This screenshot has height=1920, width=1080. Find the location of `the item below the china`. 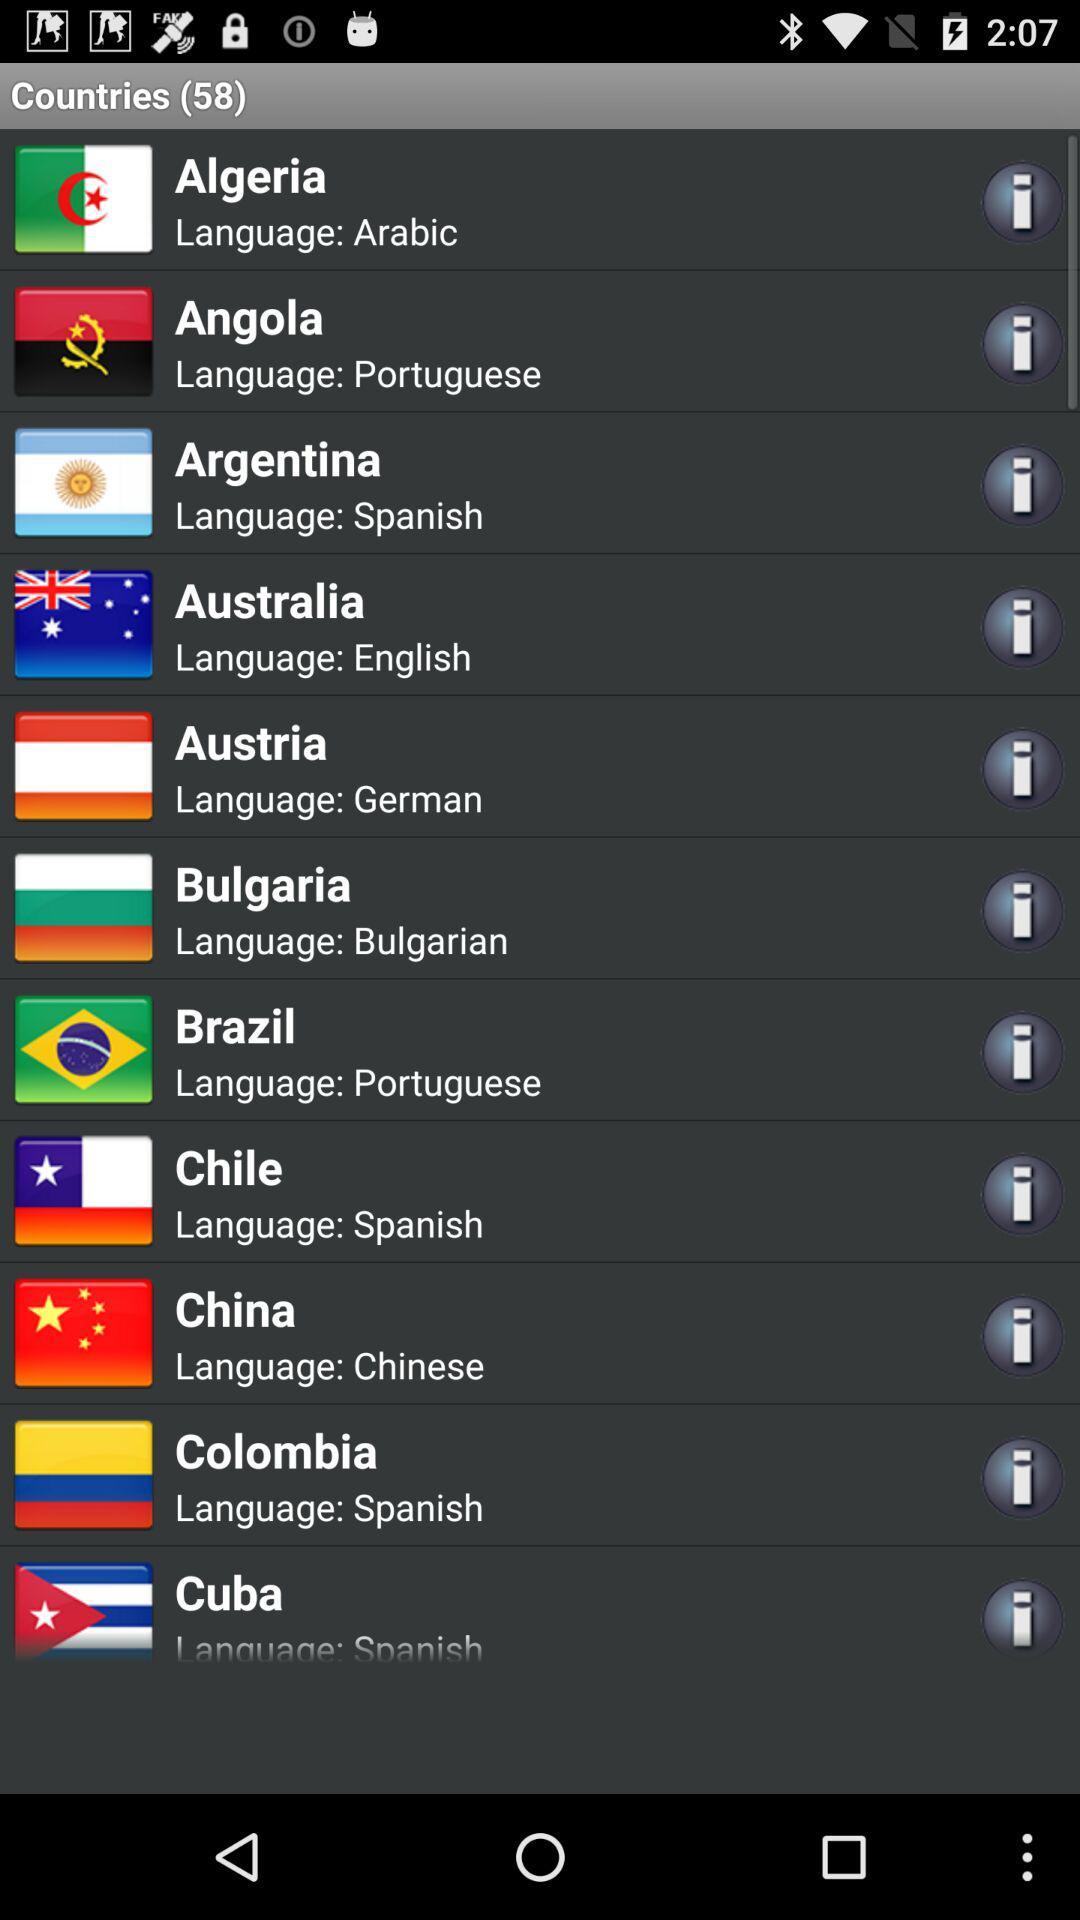

the item below the china is located at coordinates (417, 1363).